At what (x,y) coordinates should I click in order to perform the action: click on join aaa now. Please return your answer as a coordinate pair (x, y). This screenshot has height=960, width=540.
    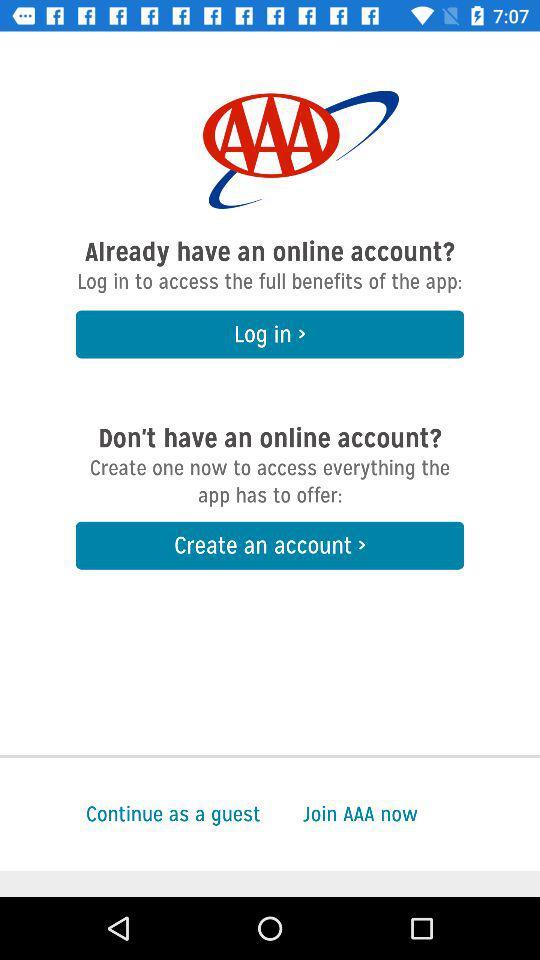
    Looking at the image, I should click on (420, 814).